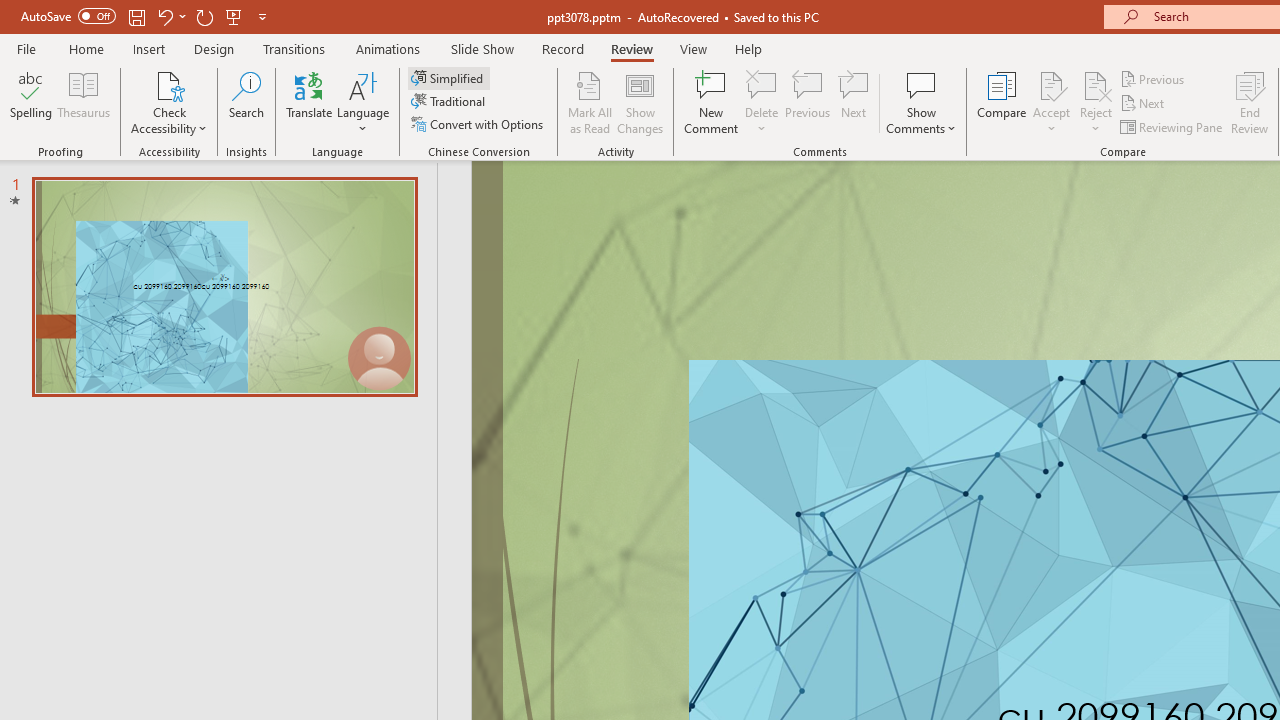  Describe the element at coordinates (82, 103) in the screenshot. I see `'Thesaurus...'` at that location.